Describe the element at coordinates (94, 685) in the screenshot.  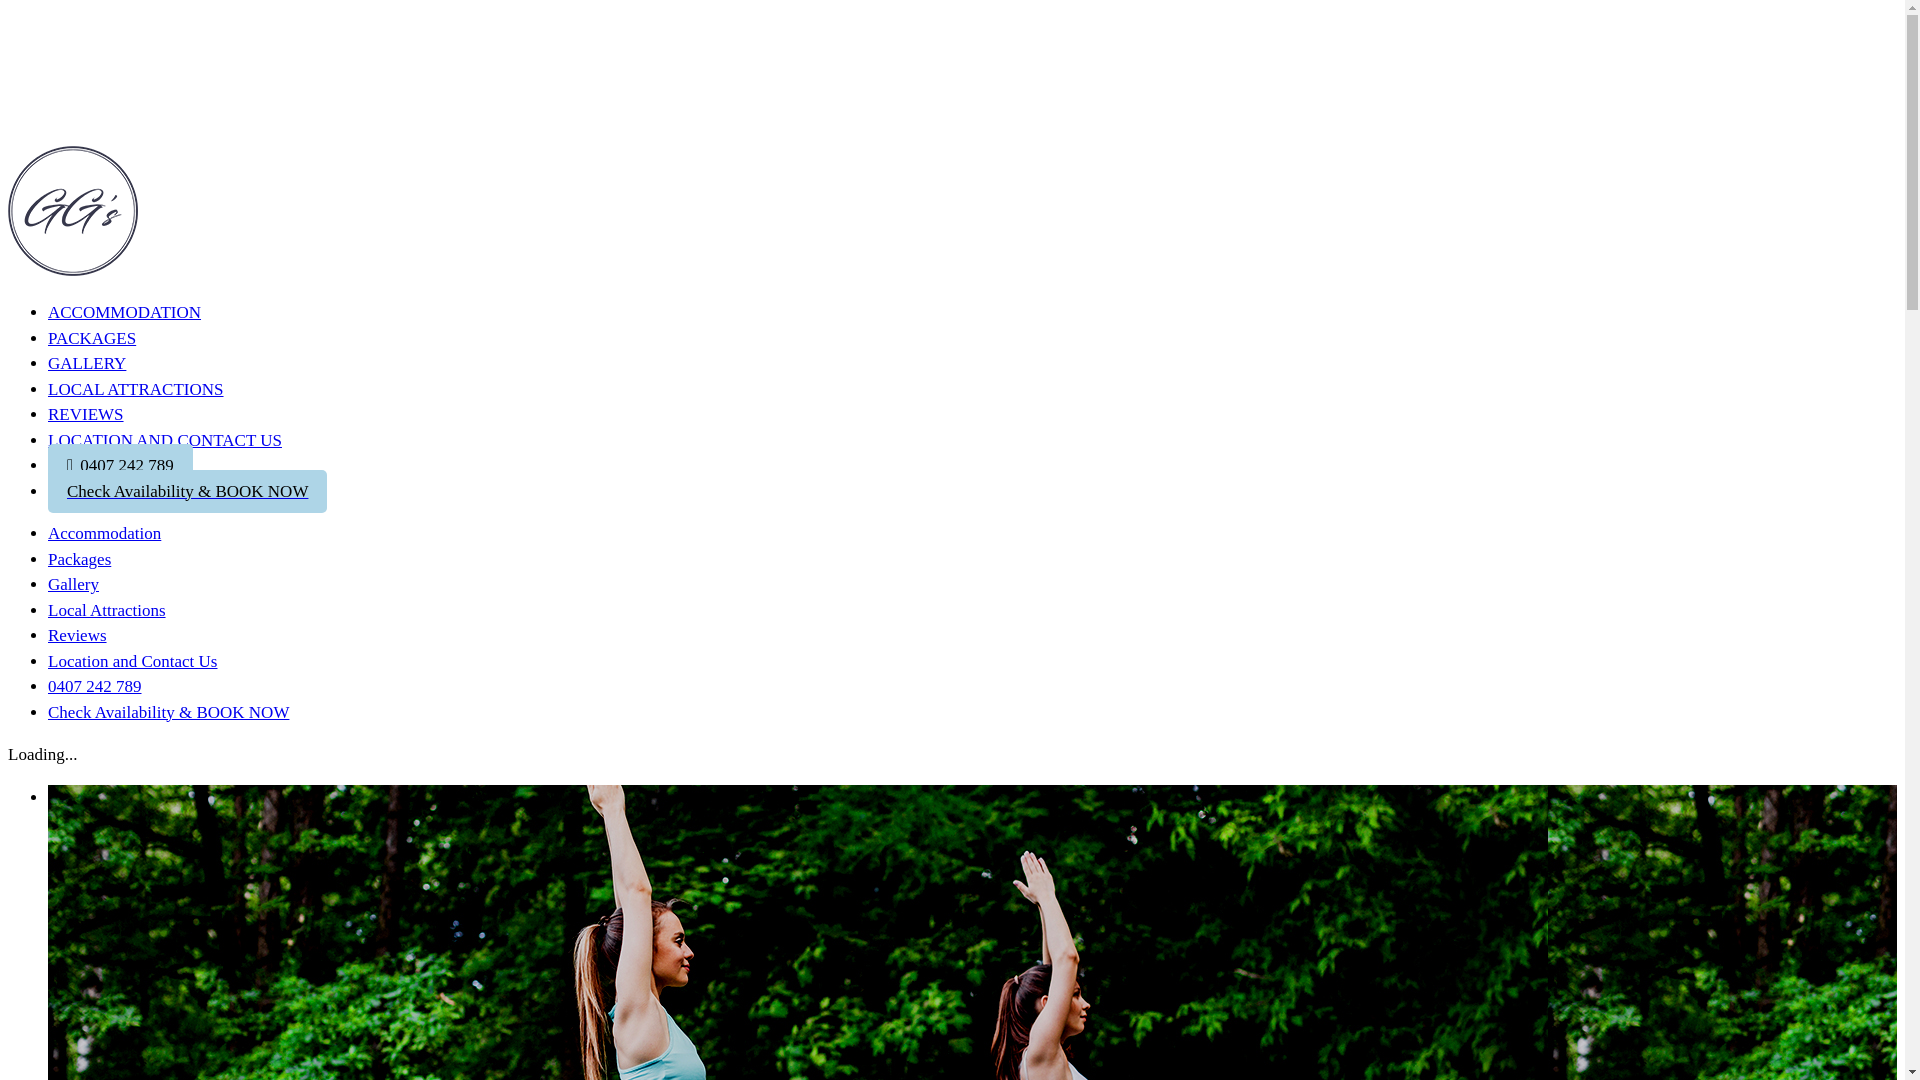
I see `'0407 242 789'` at that location.